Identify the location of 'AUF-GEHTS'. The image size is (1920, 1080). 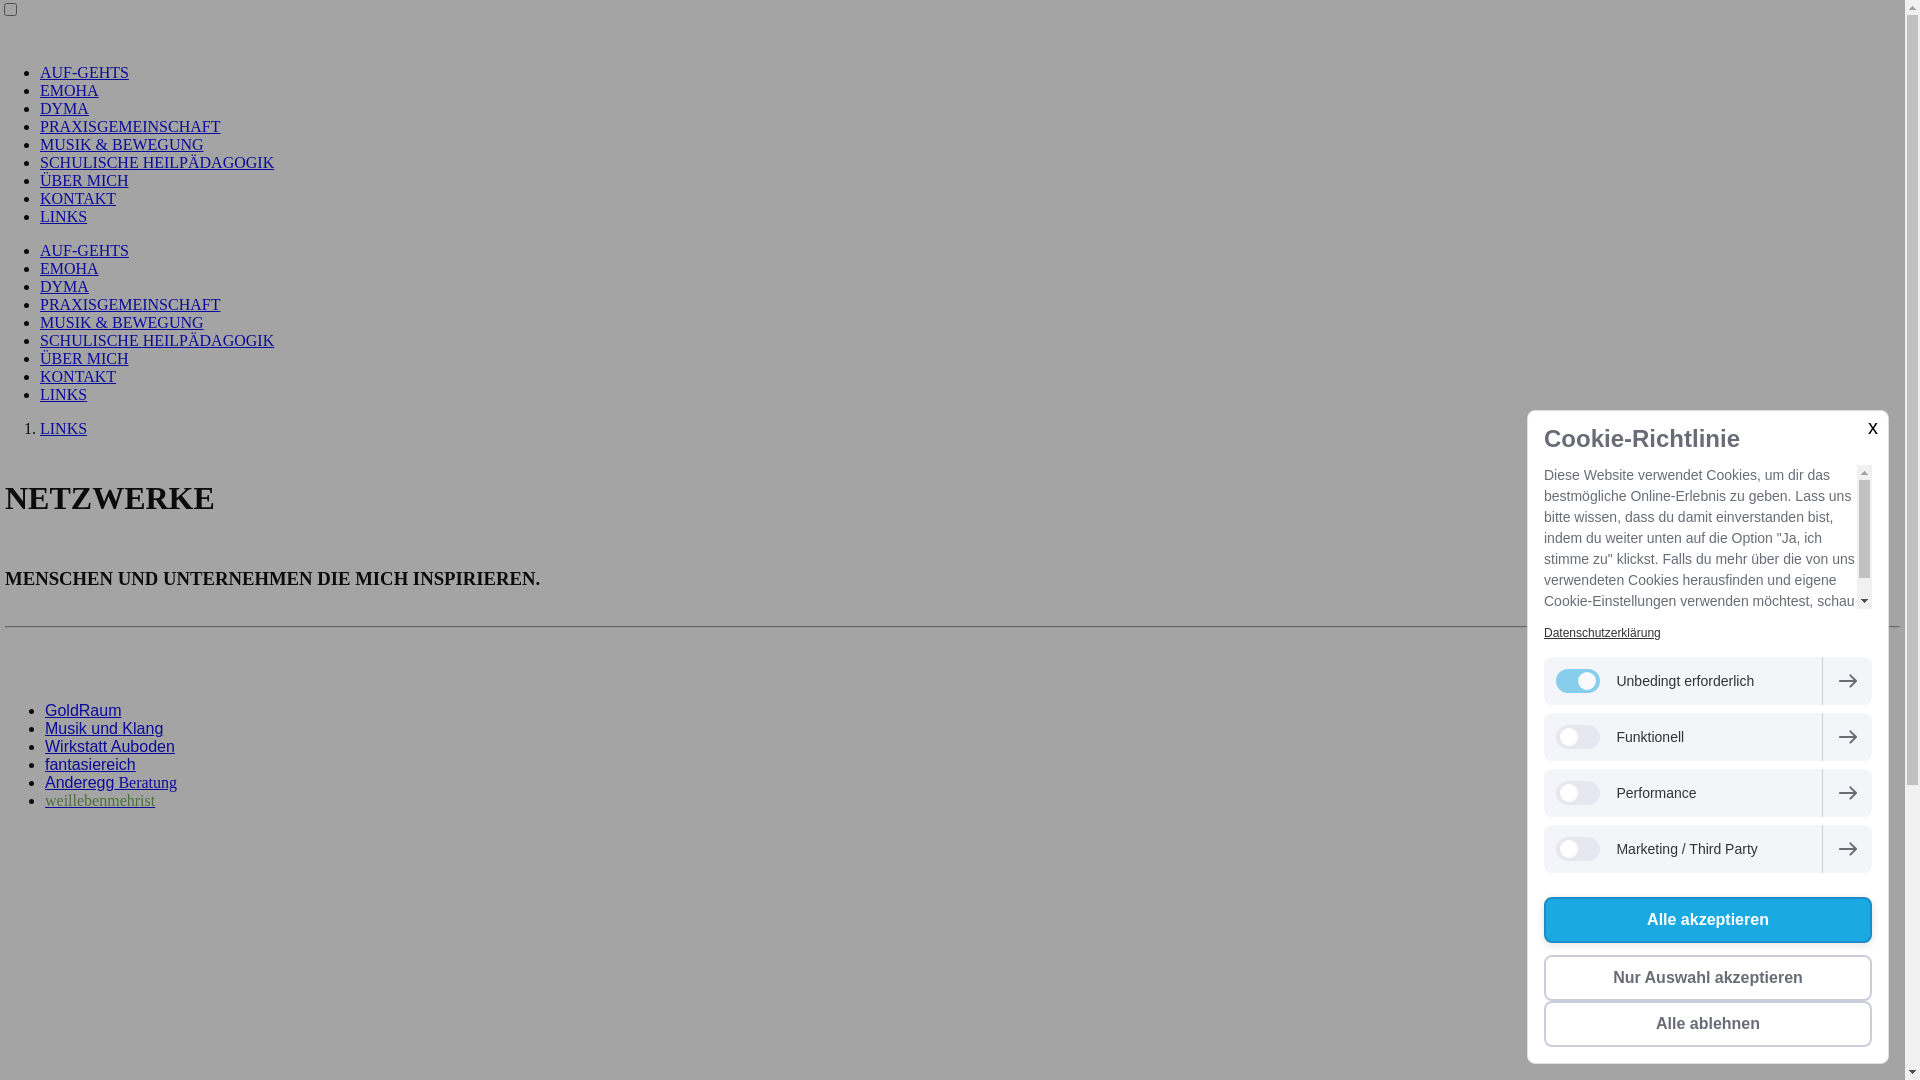
(39, 71).